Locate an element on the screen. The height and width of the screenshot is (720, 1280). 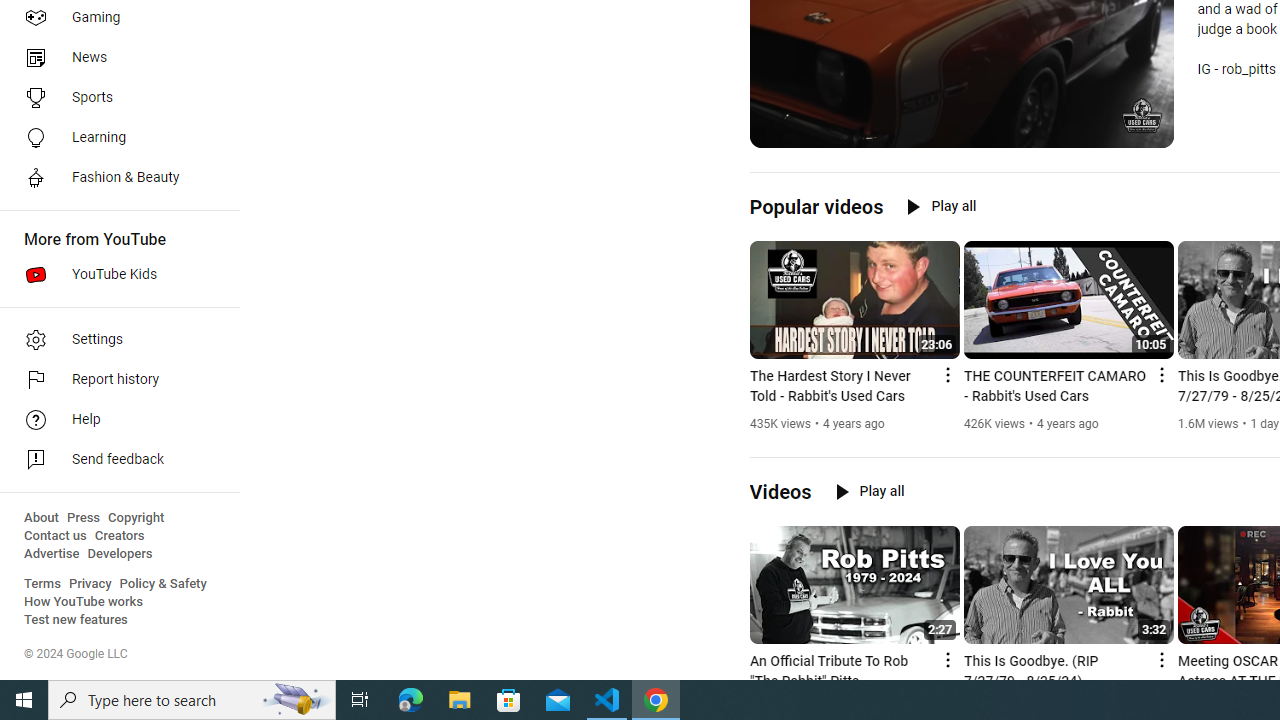
'Help' is located at coordinates (112, 419).